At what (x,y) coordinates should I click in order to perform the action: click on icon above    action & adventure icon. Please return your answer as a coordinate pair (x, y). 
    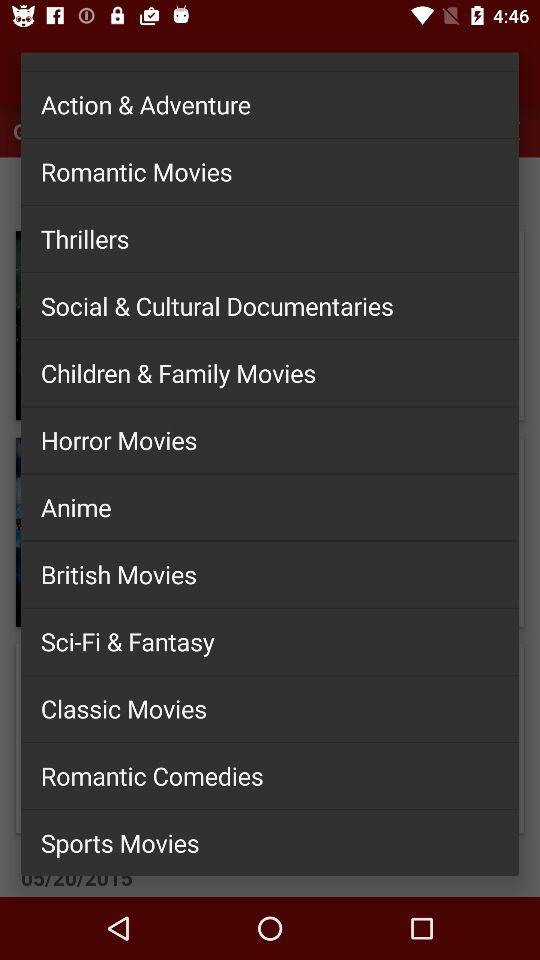
    Looking at the image, I should click on (270, 52).